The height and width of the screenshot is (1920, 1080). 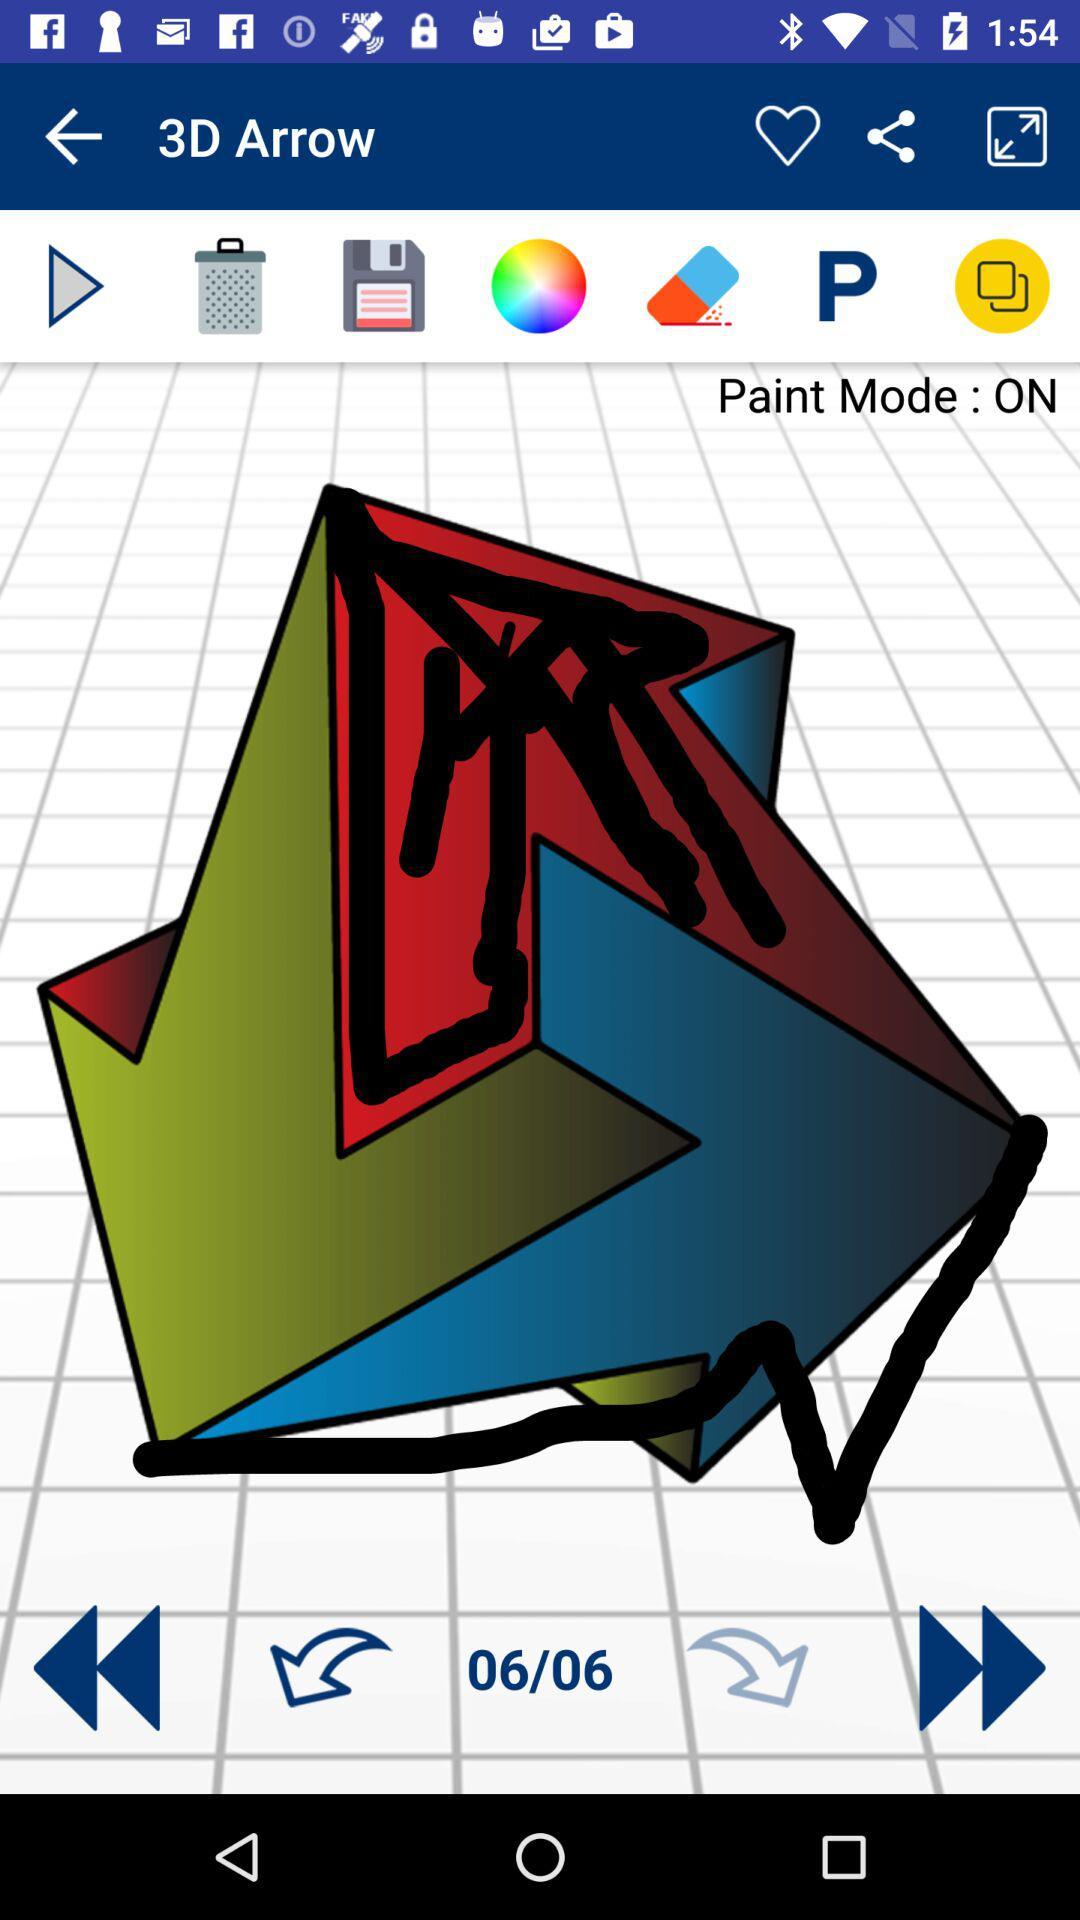 What do you see at coordinates (747, 1668) in the screenshot?
I see `the redo icon` at bounding box center [747, 1668].